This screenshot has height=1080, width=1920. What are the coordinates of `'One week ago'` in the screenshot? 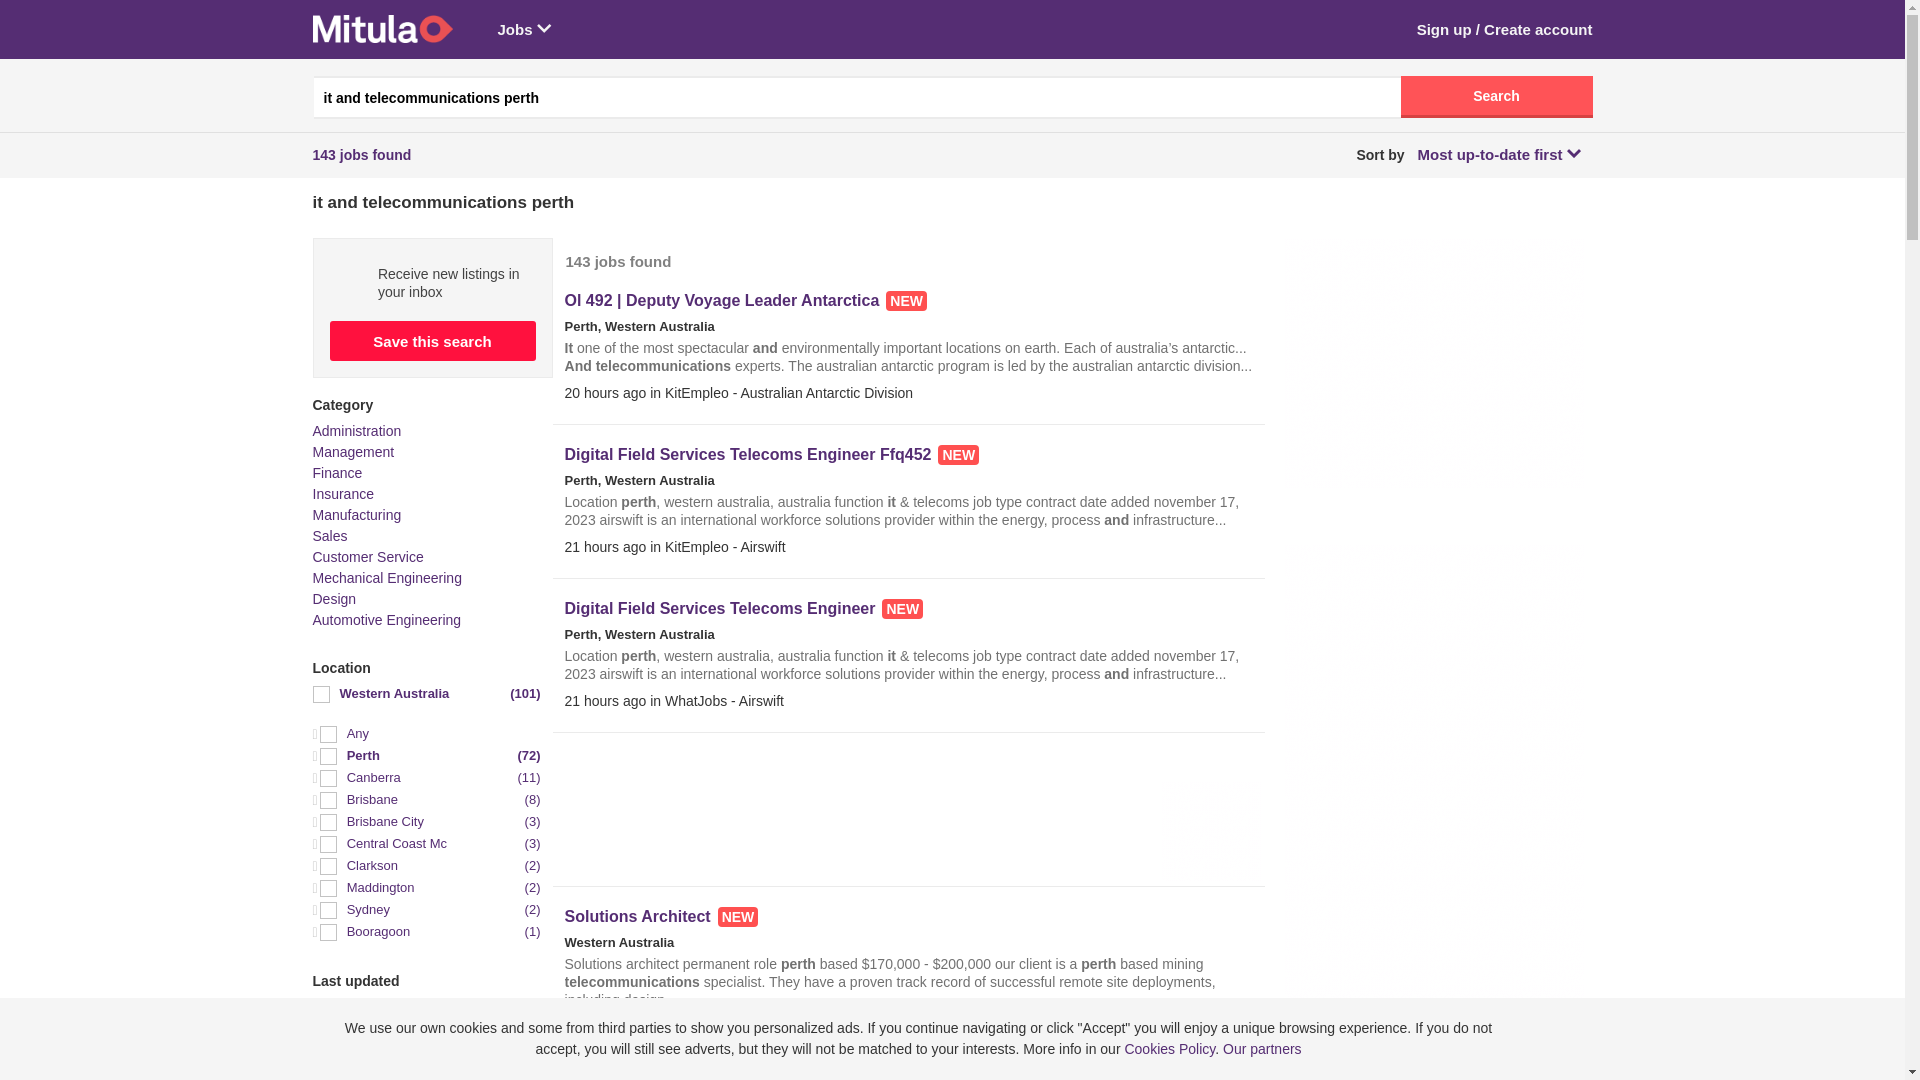 It's located at (311, 1029).